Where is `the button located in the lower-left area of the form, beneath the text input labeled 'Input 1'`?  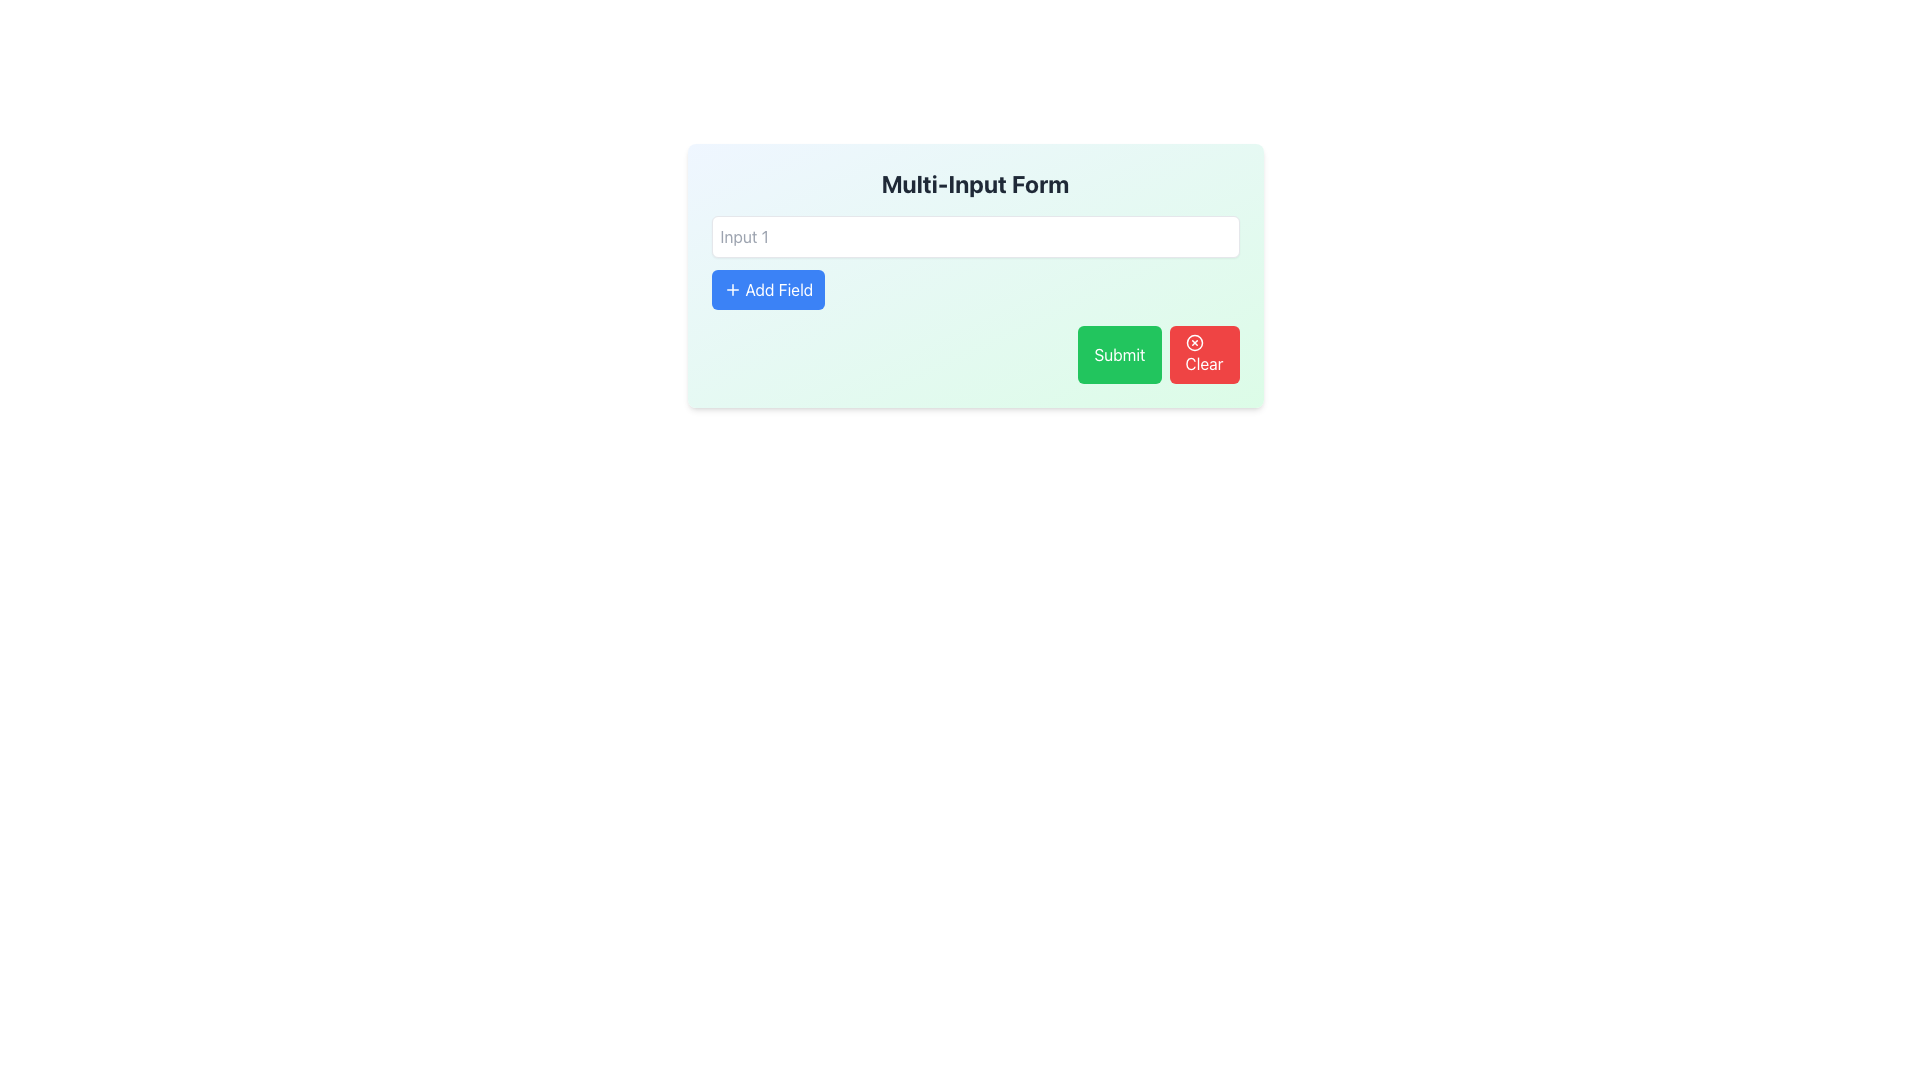
the button located in the lower-left area of the form, beneath the text input labeled 'Input 1' is located at coordinates (767, 289).